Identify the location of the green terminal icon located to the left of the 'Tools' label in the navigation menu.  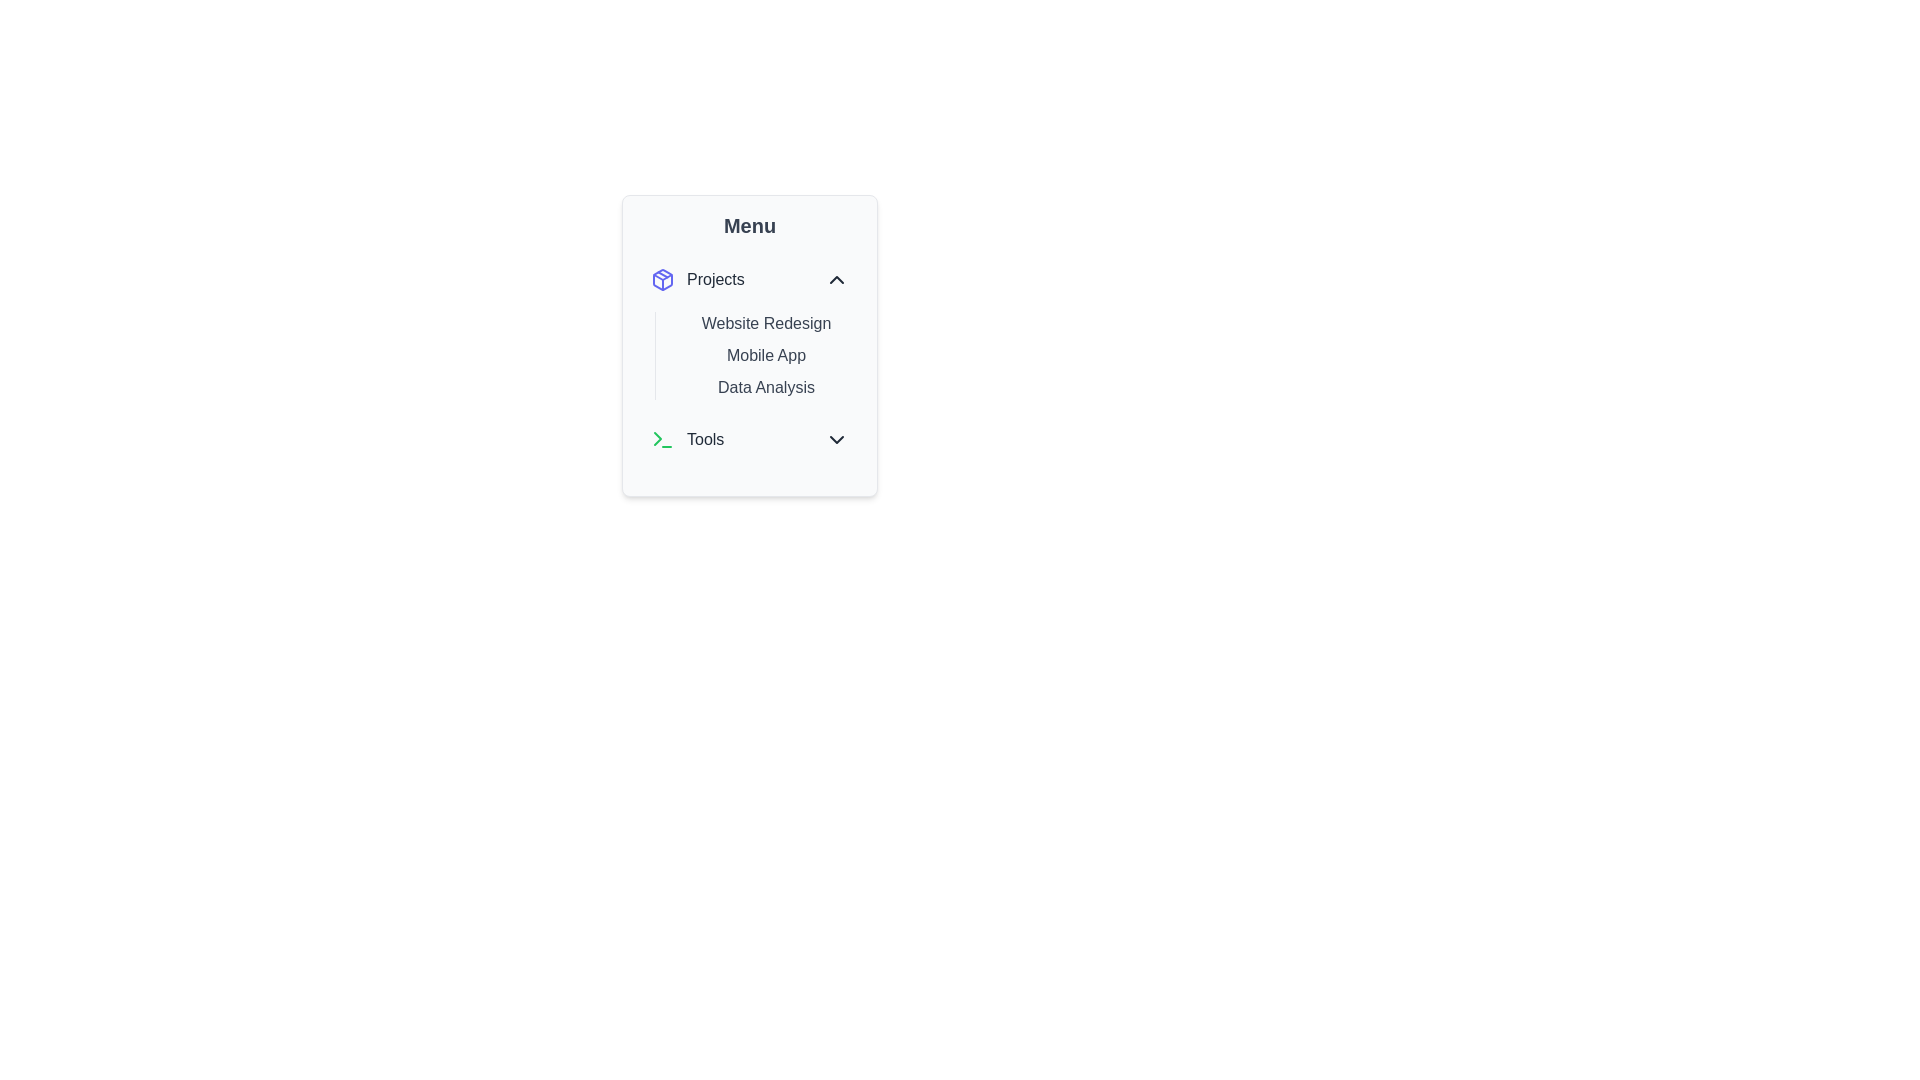
(662, 438).